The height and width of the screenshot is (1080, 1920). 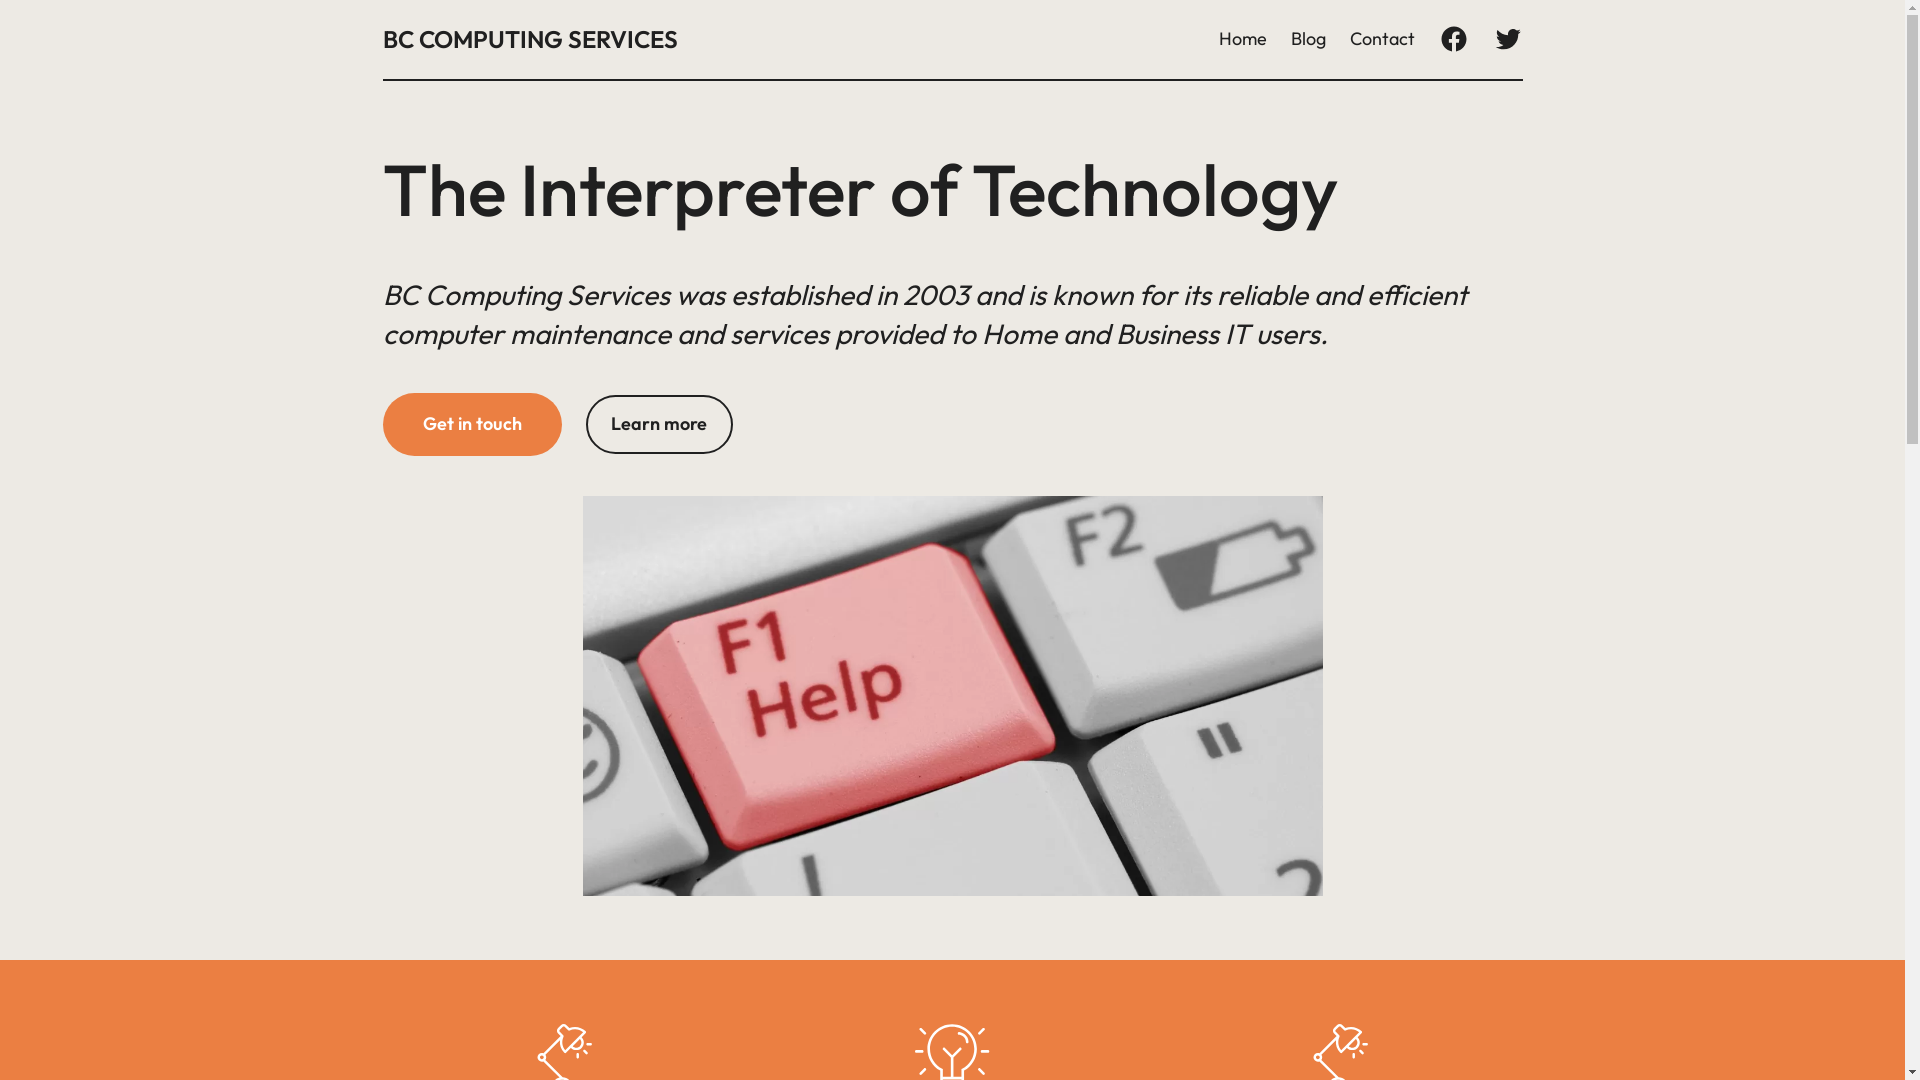 What do you see at coordinates (1241, 39) in the screenshot?
I see `'Home'` at bounding box center [1241, 39].